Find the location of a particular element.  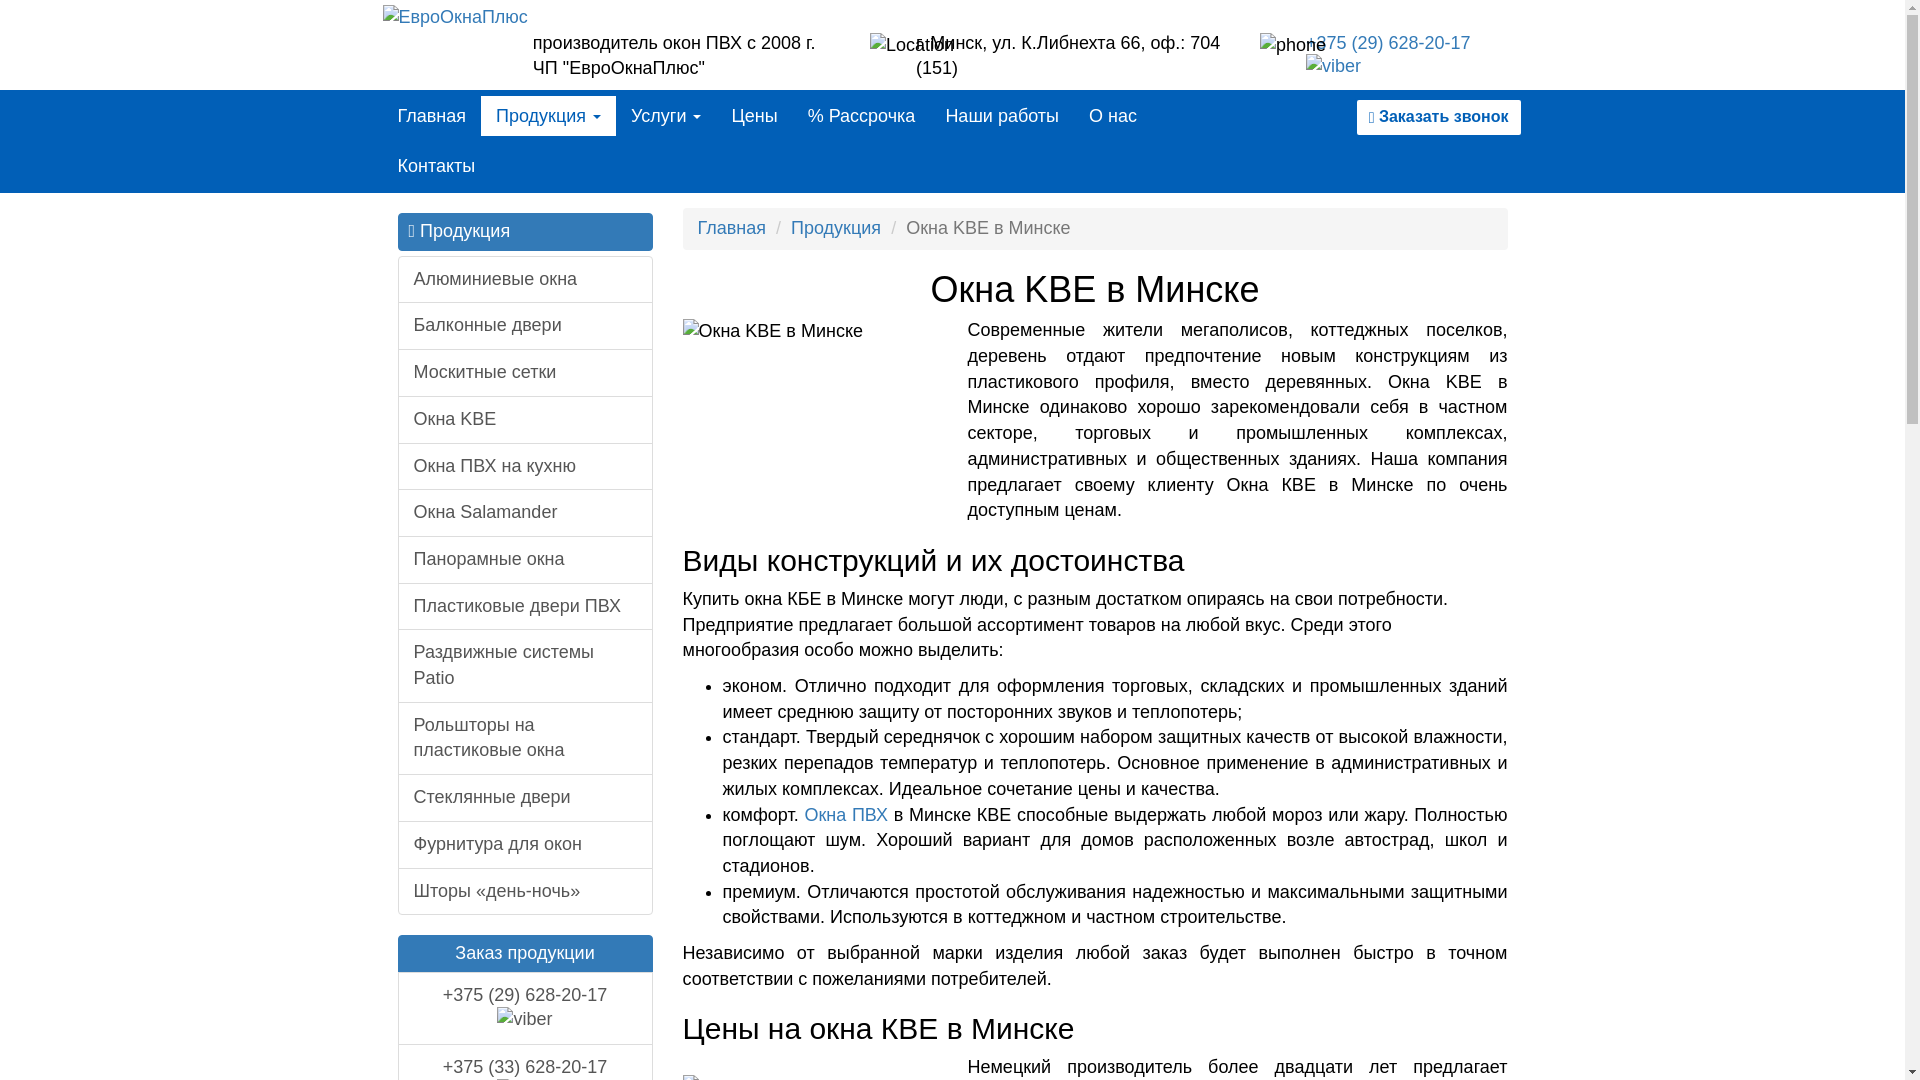

'+375 (29) 628-20-17' is located at coordinates (525, 1008).